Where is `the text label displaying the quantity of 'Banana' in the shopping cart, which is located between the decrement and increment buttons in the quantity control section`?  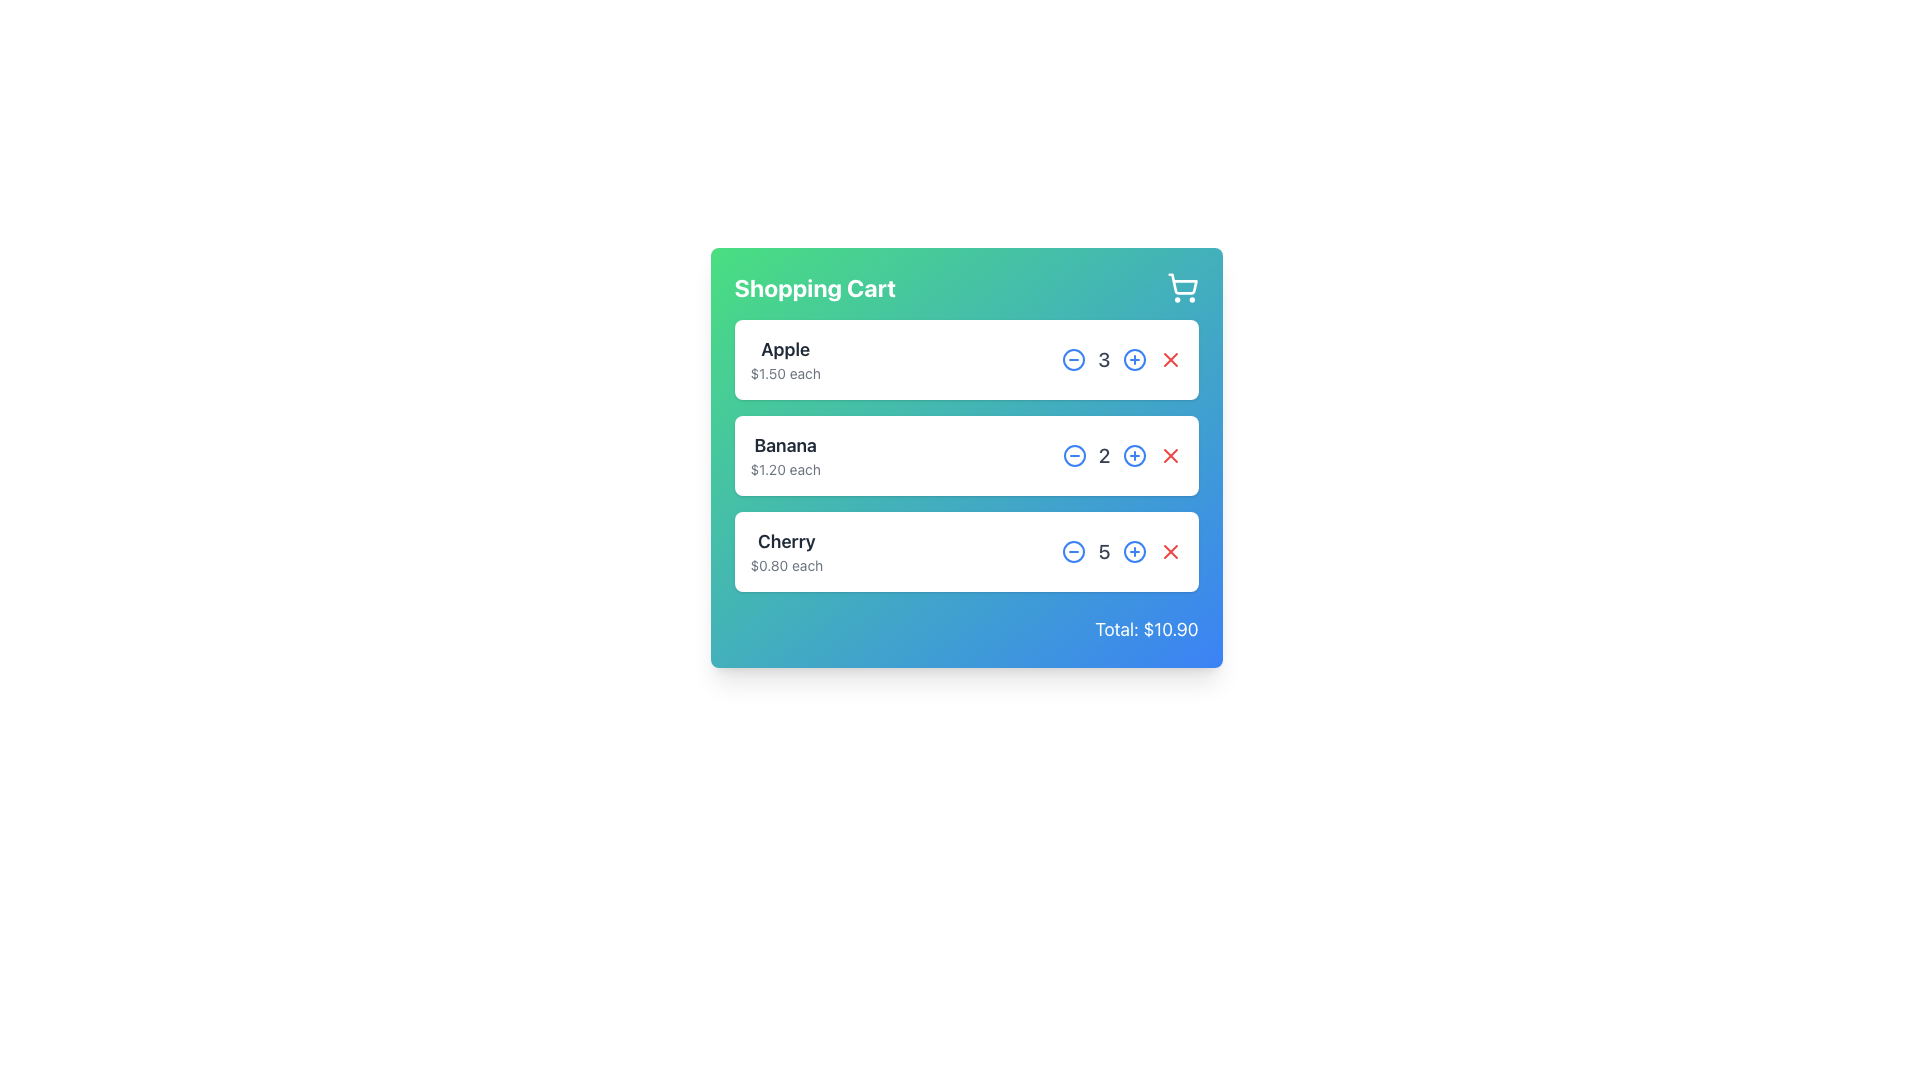 the text label displaying the quantity of 'Banana' in the shopping cart, which is located between the decrement and increment buttons in the quantity control section is located at coordinates (1122, 455).